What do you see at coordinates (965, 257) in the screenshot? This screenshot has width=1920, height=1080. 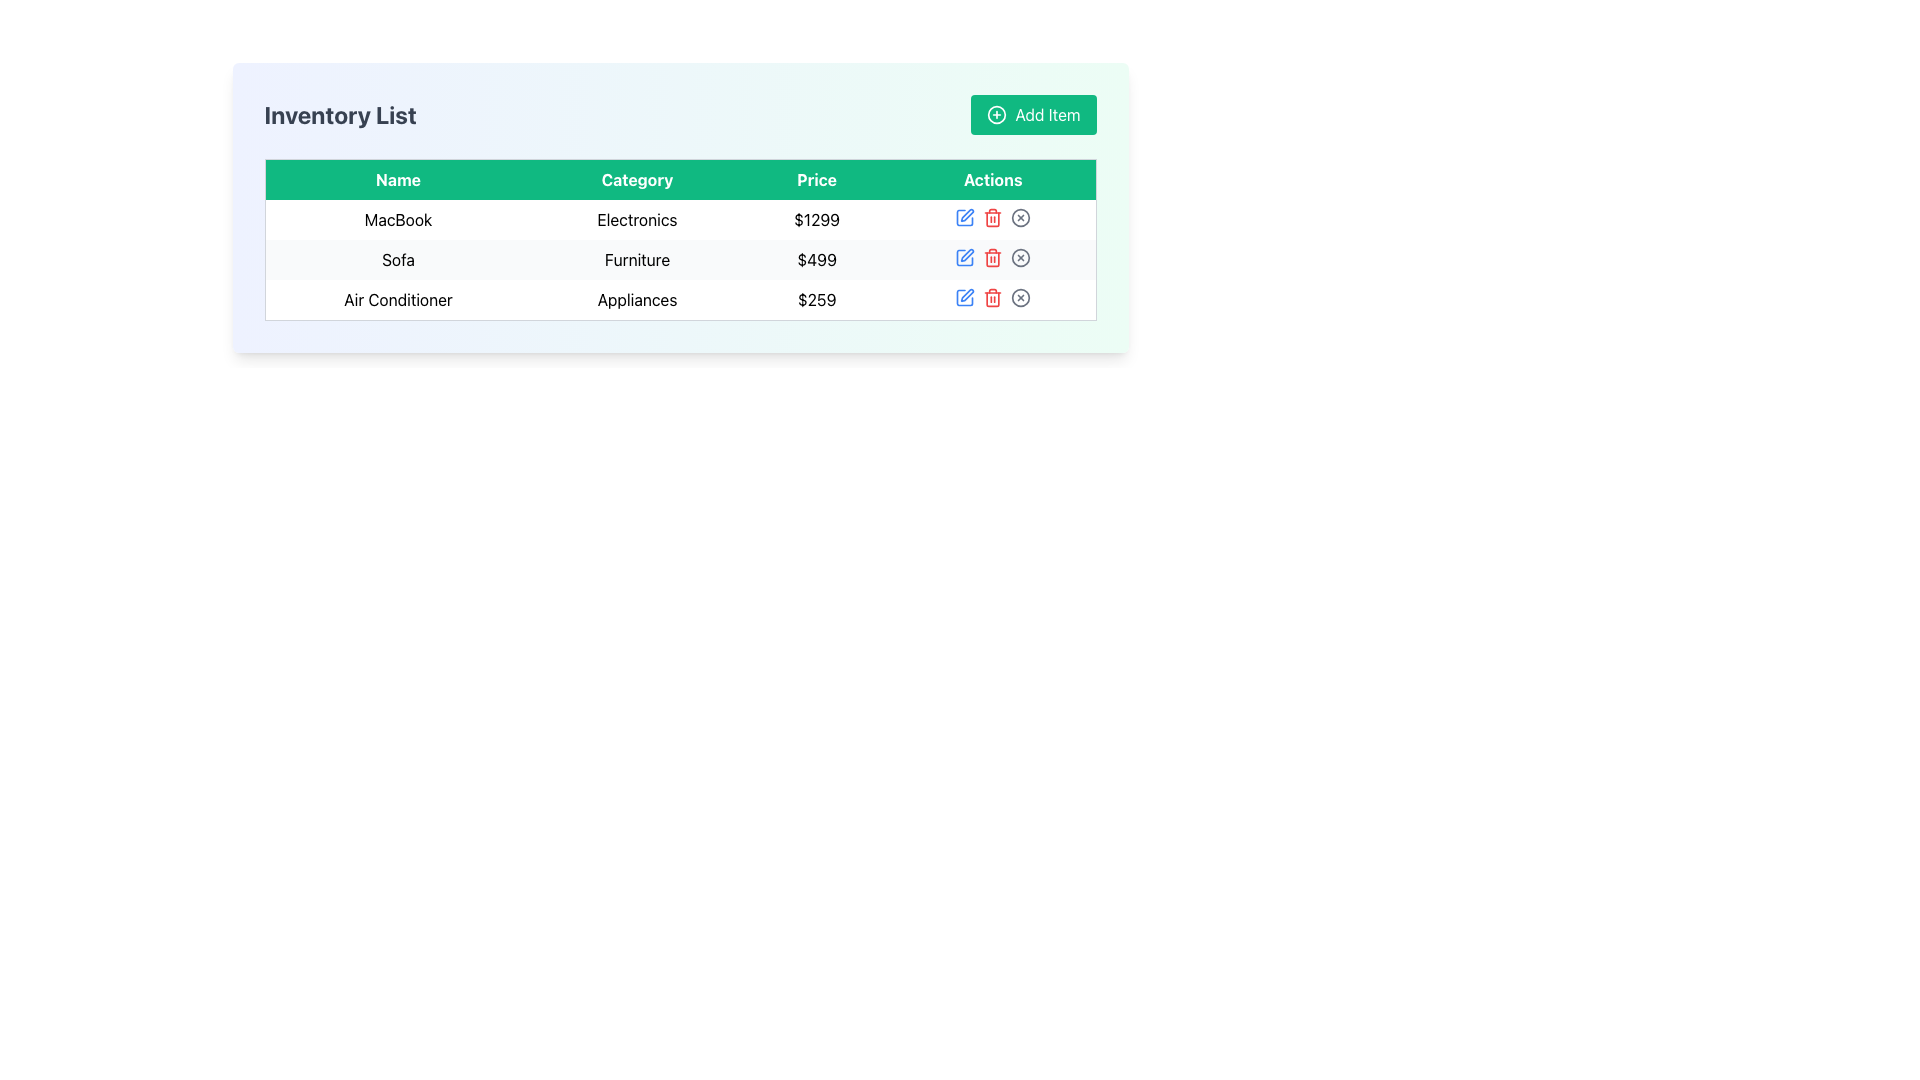 I see `the blue edit icon resembling a pen in the Actions column for the item 'Sofa'` at bounding box center [965, 257].